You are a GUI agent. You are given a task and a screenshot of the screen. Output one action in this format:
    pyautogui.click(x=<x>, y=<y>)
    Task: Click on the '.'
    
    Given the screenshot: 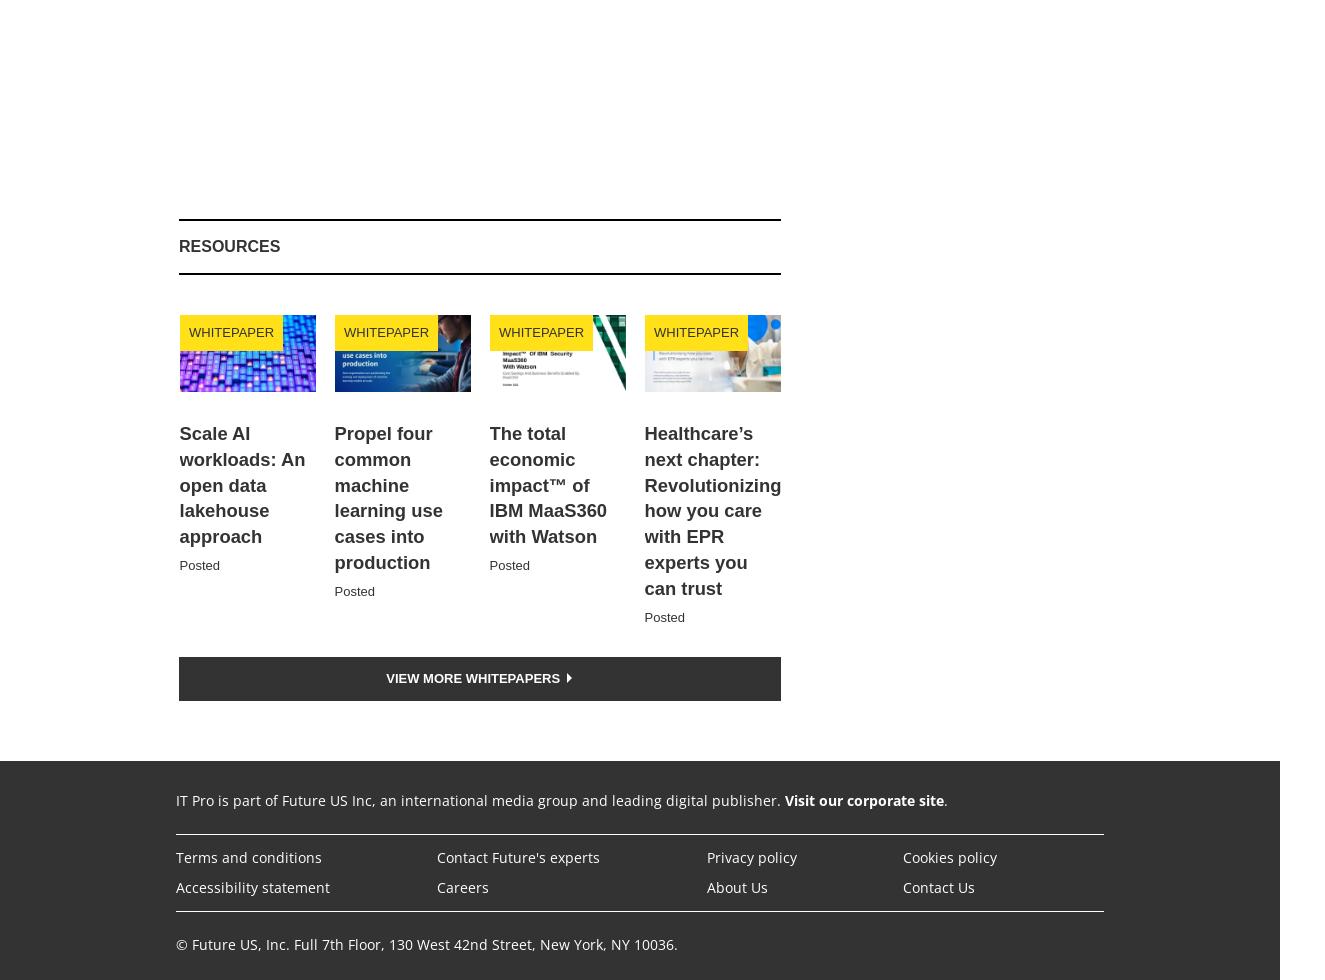 What is the action you would take?
    pyautogui.click(x=945, y=799)
    